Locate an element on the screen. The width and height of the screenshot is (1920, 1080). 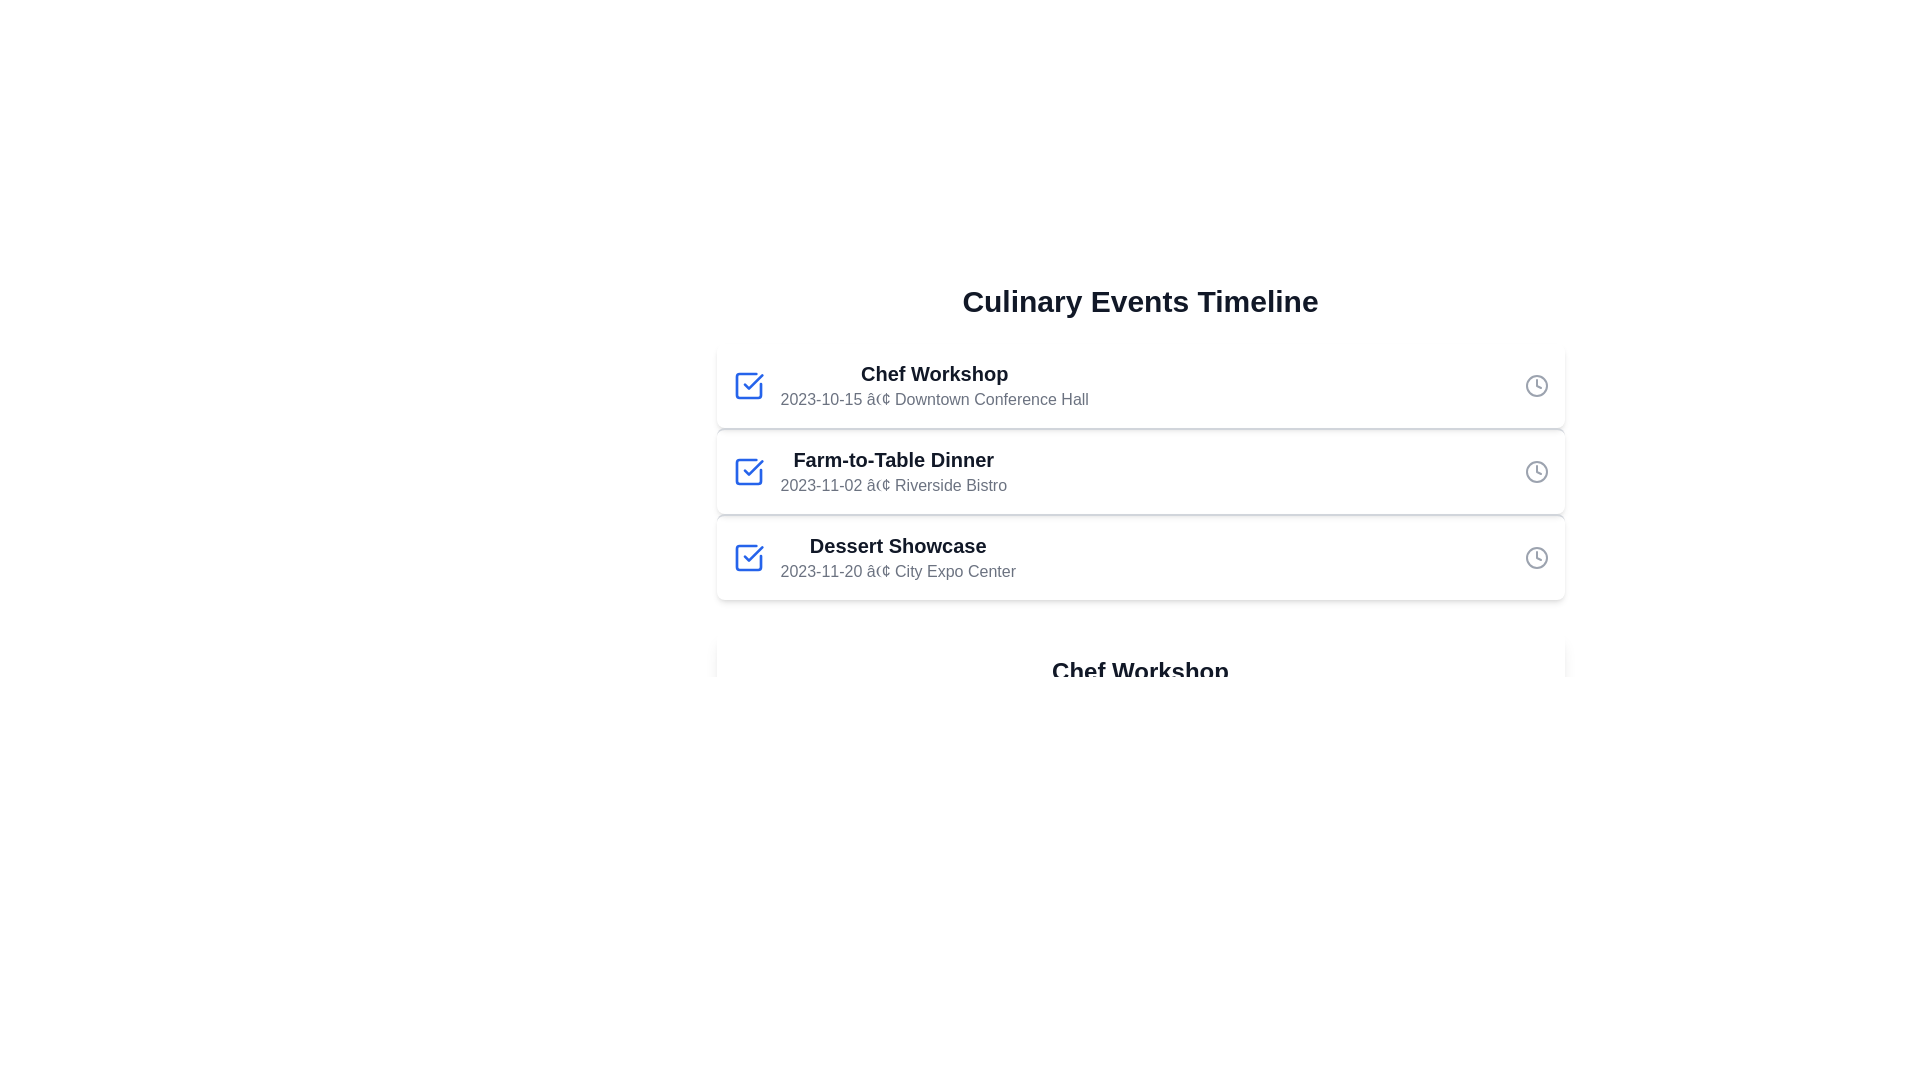
date and venue information from the descriptive text label located below the 'Dessert Showcase' title is located at coordinates (897, 571).